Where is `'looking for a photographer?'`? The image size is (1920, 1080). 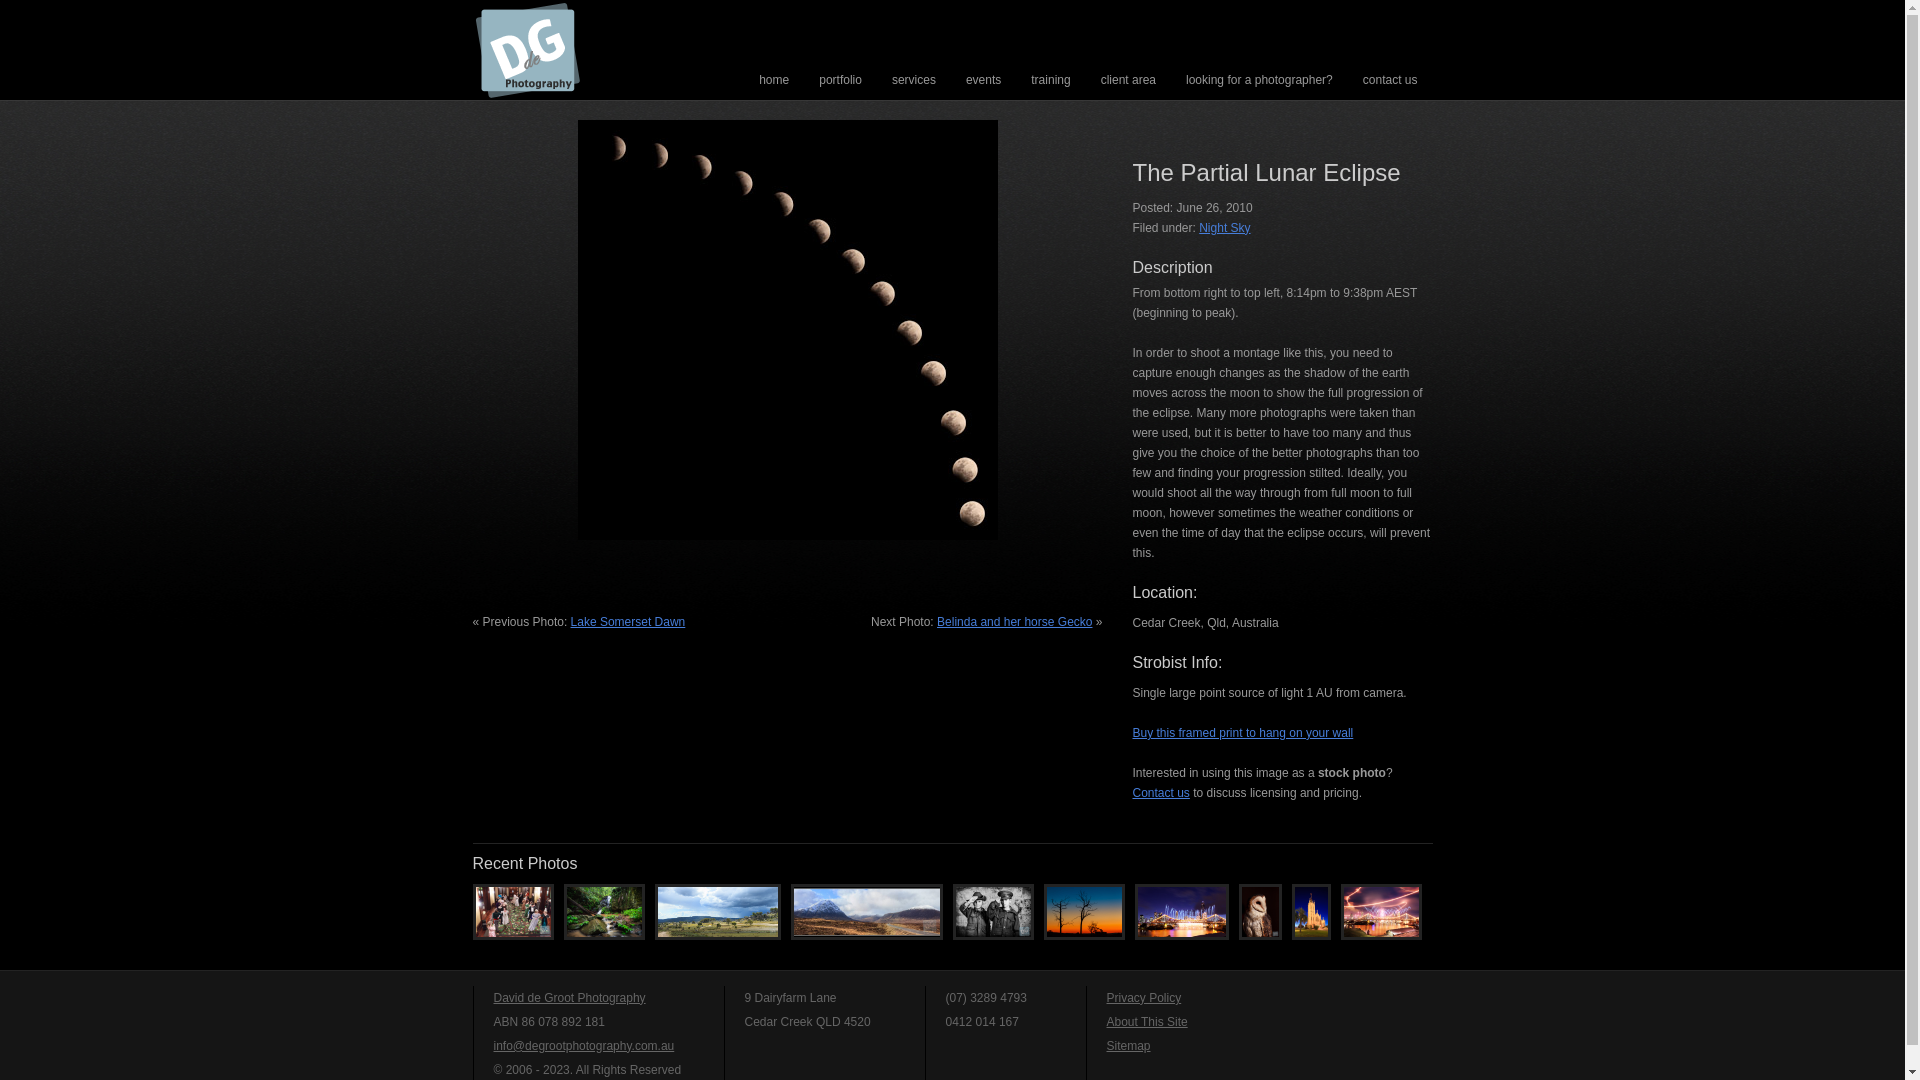
'looking for a photographer?' is located at coordinates (1258, 81).